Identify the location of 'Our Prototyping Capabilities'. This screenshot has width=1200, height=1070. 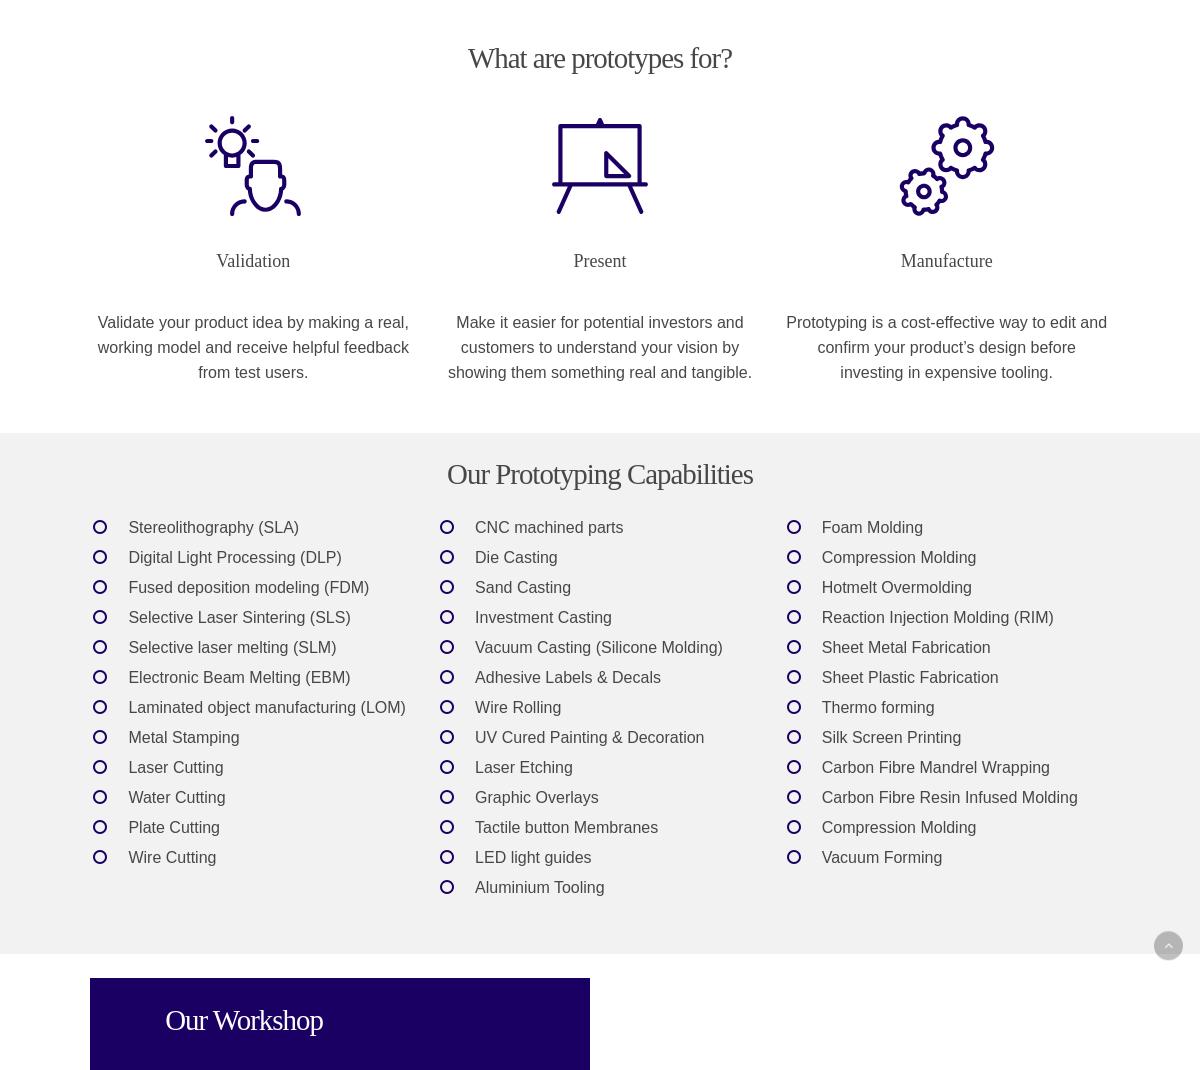
(447, 473).